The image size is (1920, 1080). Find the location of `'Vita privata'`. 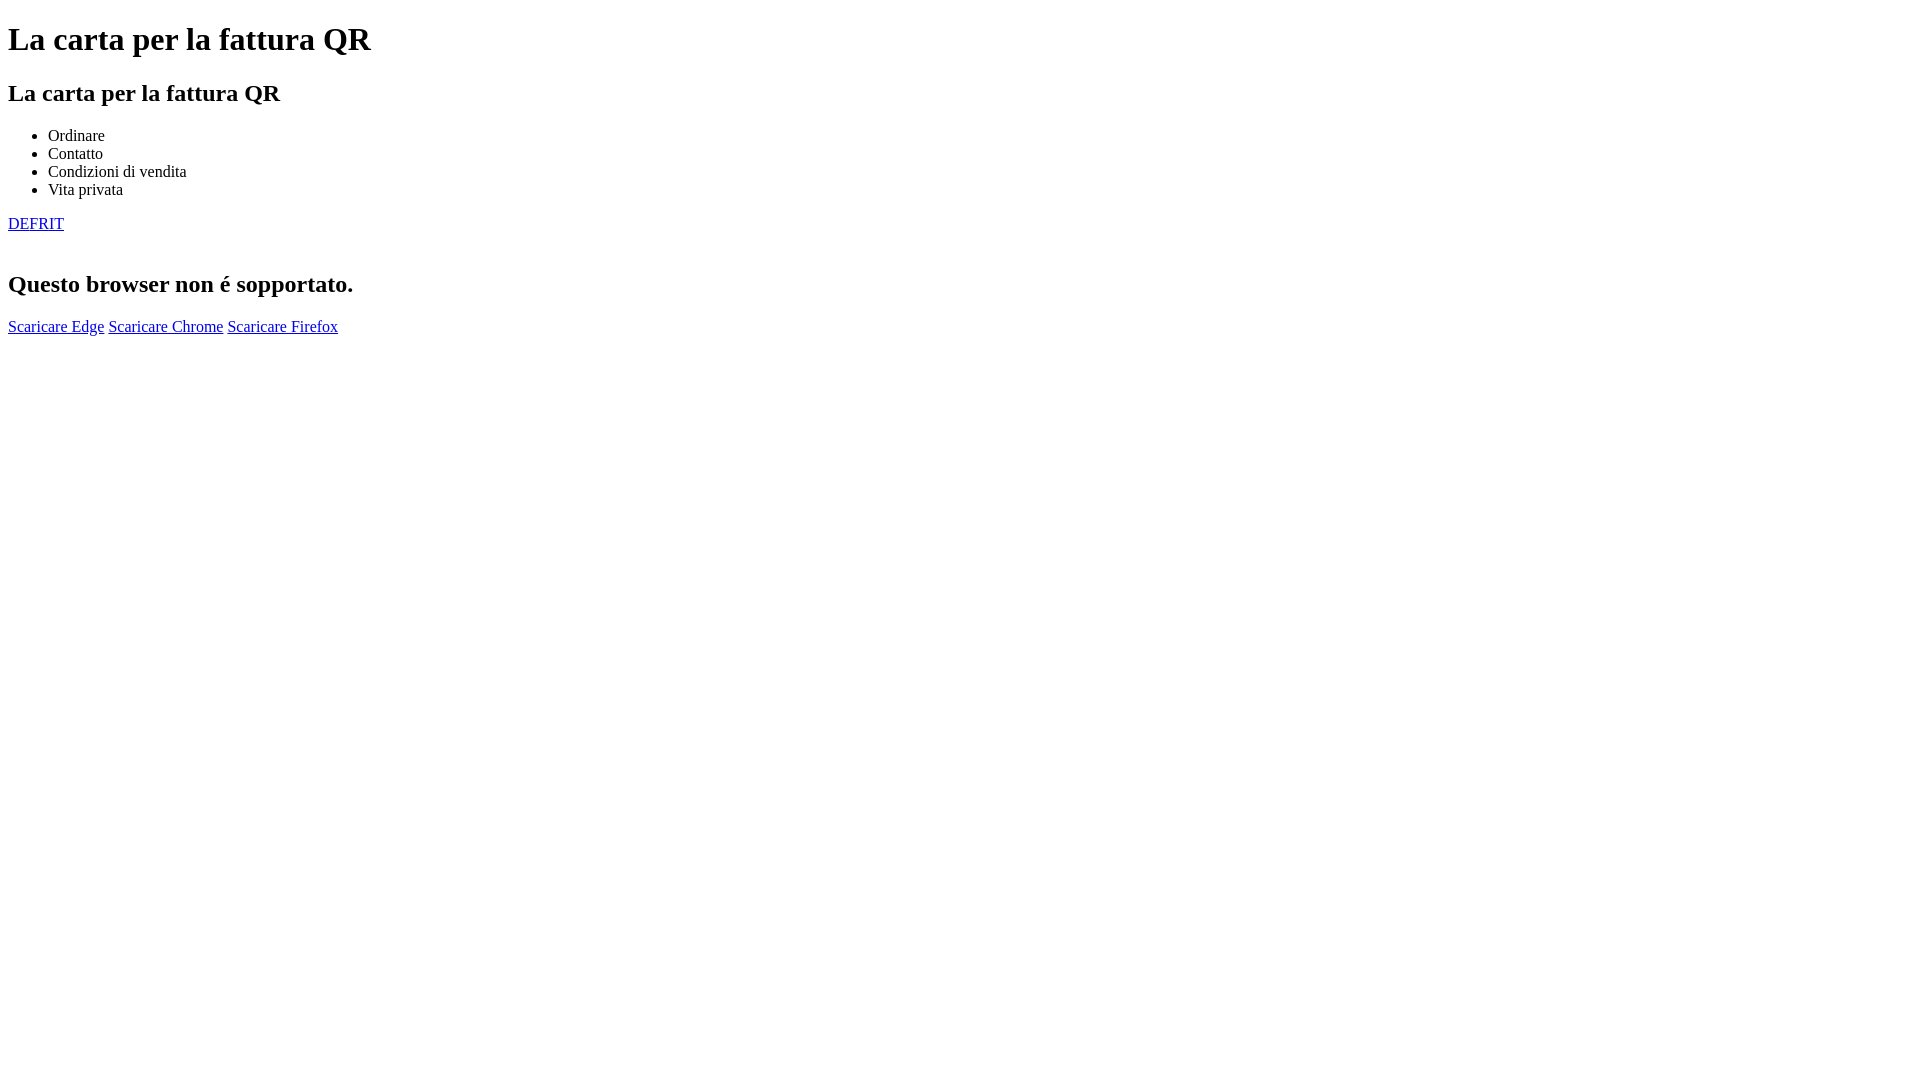

'Vita privata' is located at coordinates (84, 189).